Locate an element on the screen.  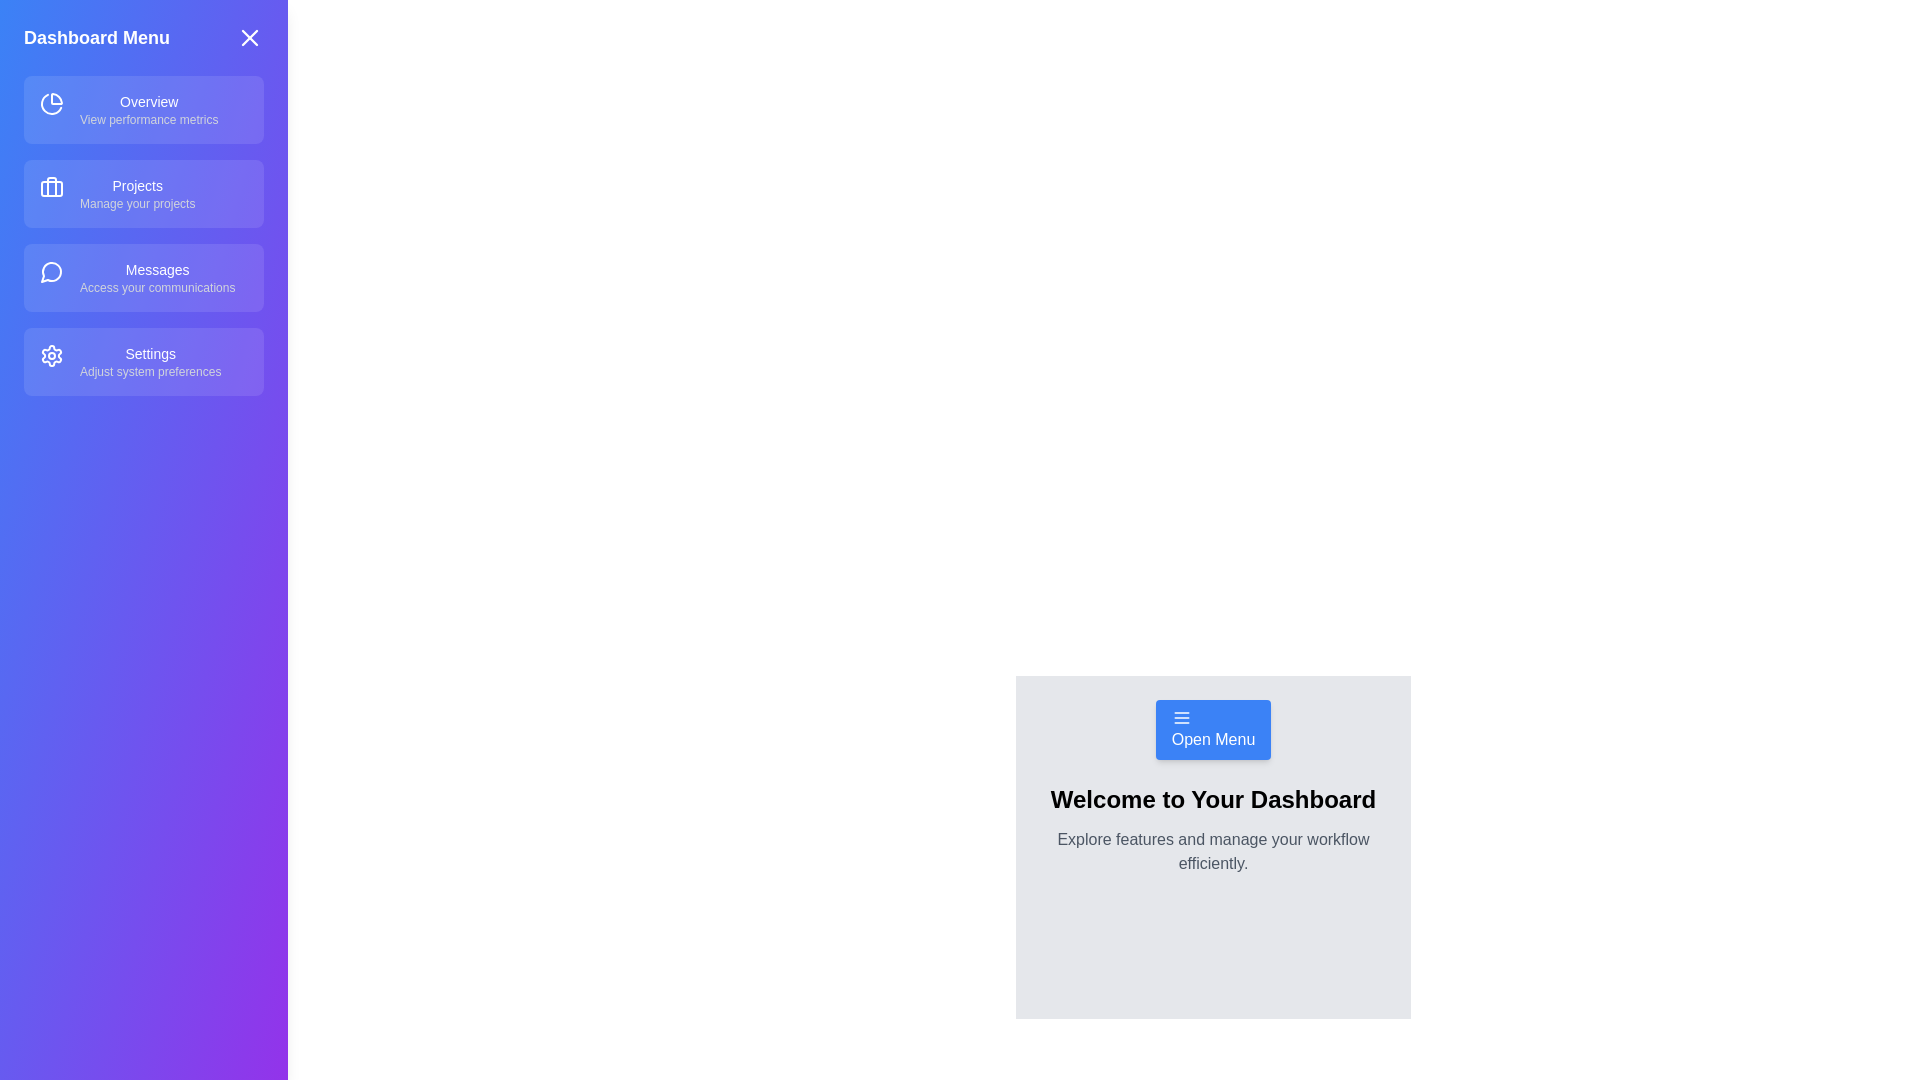
the menu item labeled Settings is located at coordinates (143, 362).